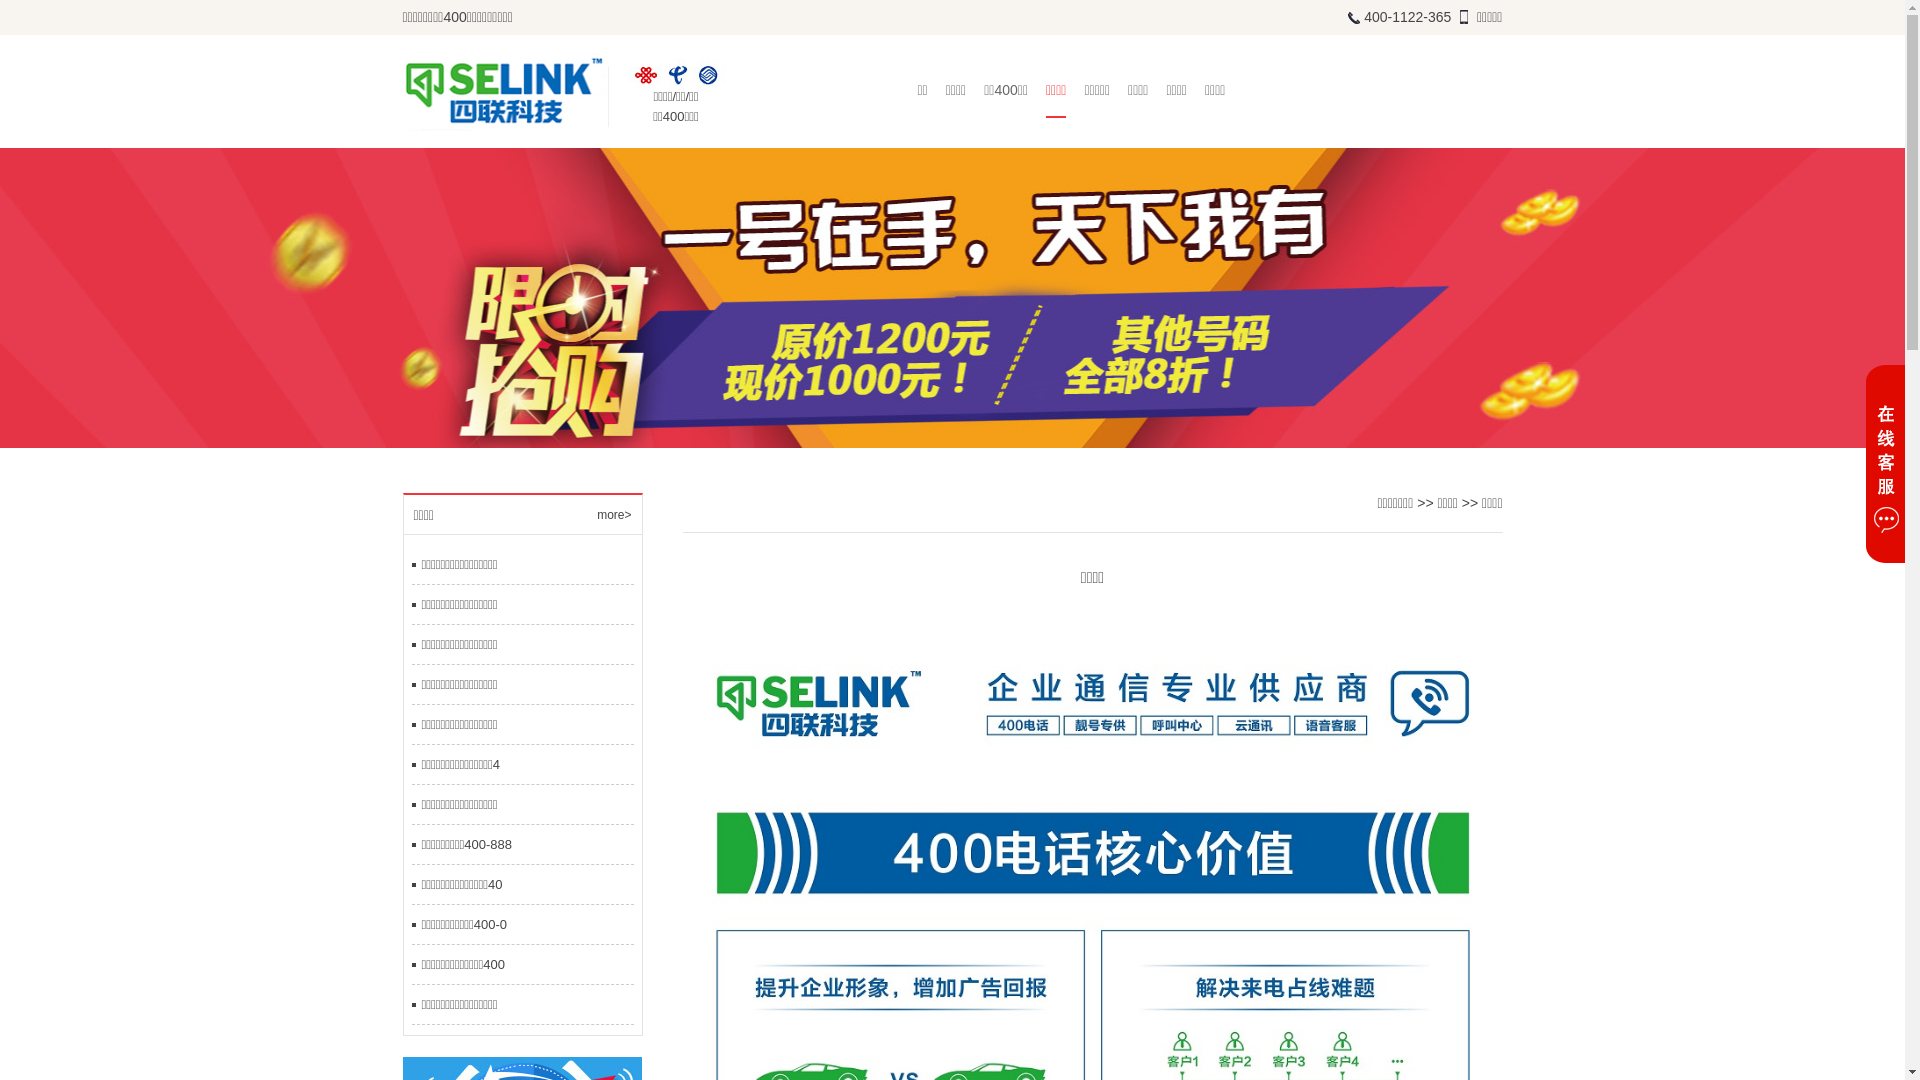  I want to click on 'more>', so click(613, 514).